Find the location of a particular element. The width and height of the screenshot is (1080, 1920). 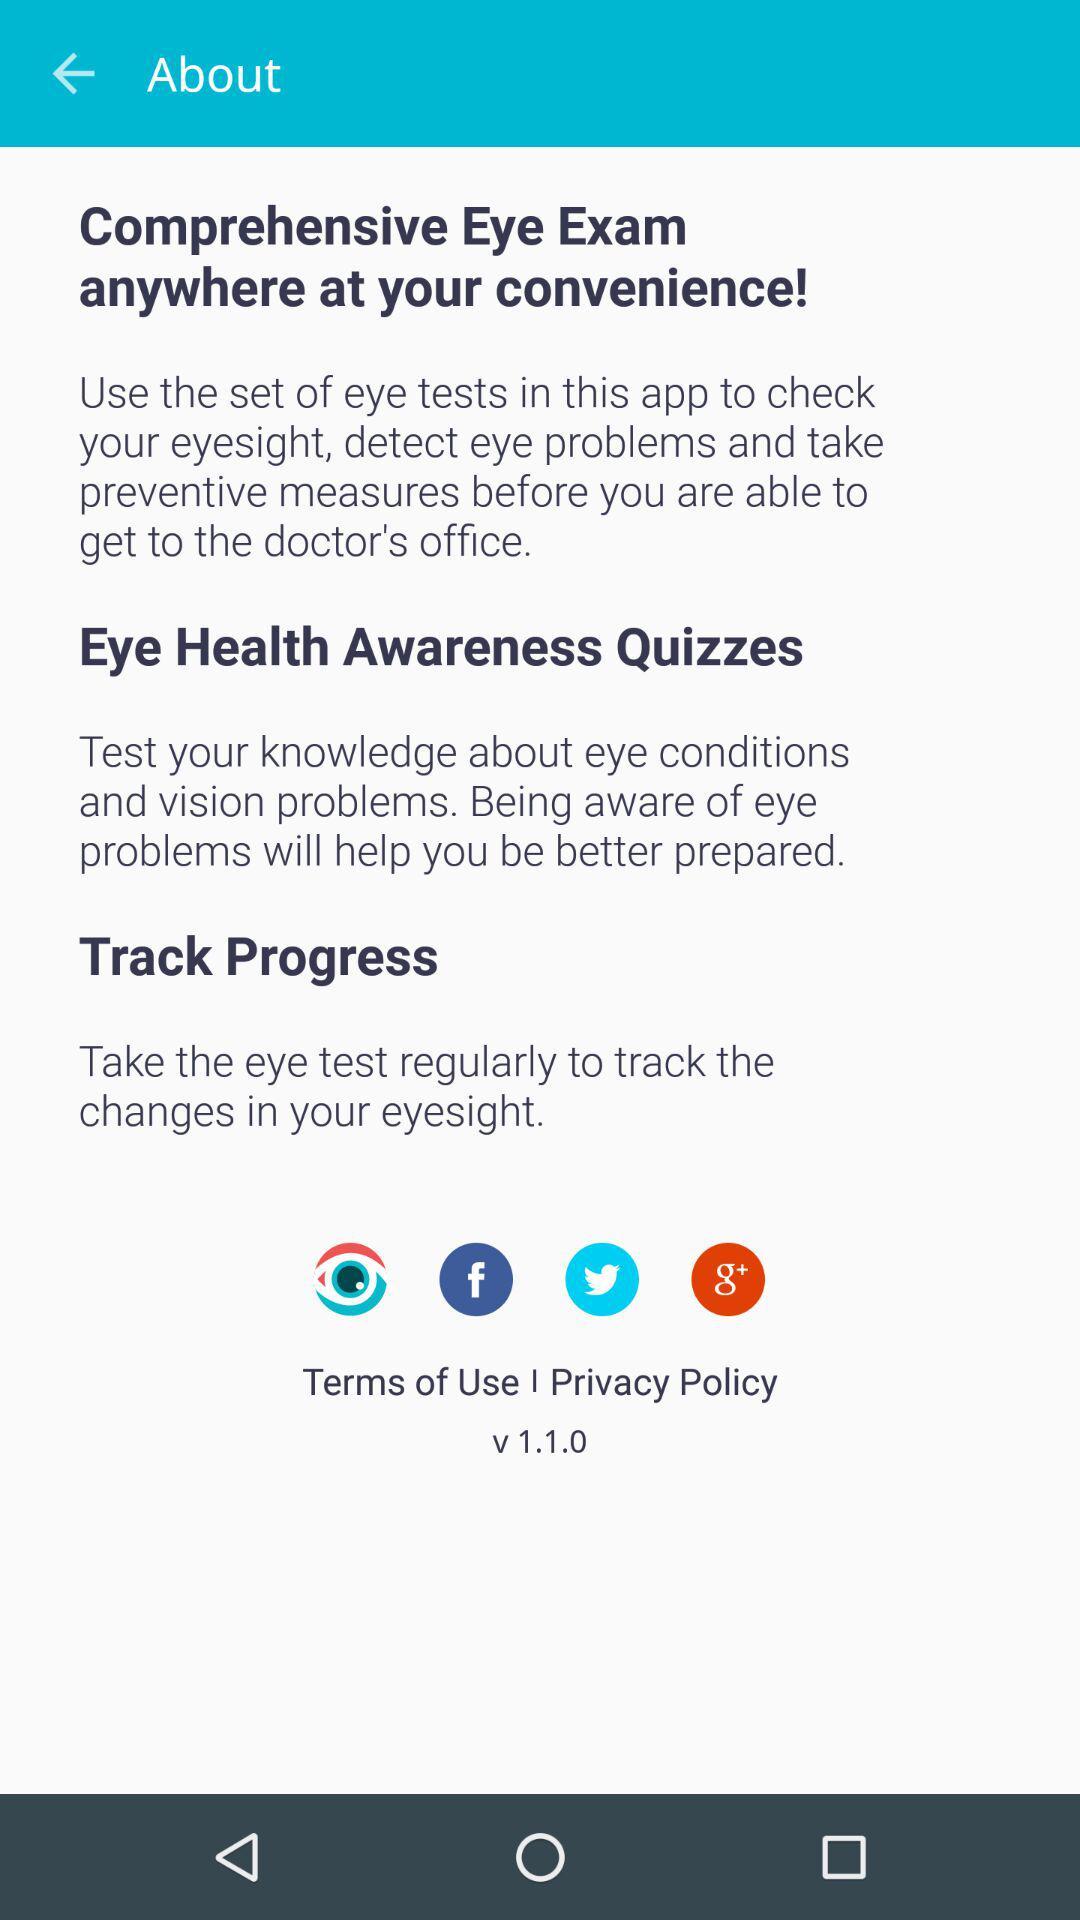

share via google plus is located at coordinates (728, 1278).